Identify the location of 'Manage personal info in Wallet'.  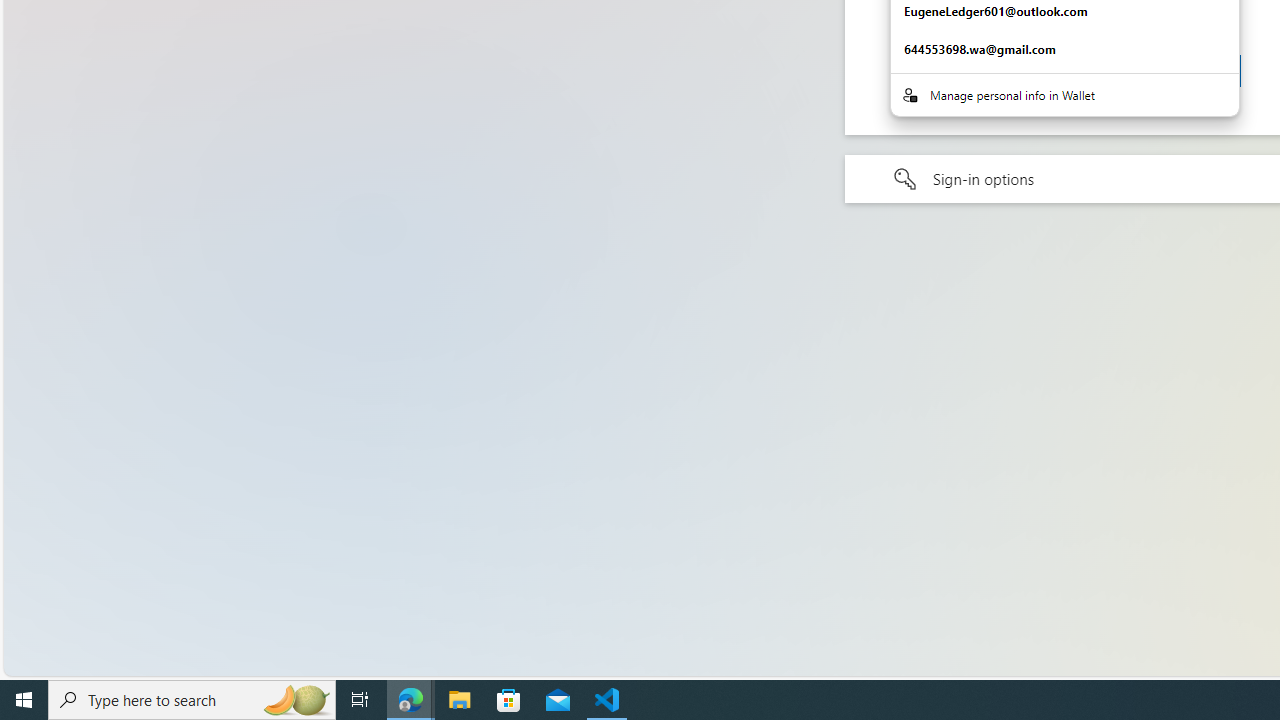
(1063, 95).